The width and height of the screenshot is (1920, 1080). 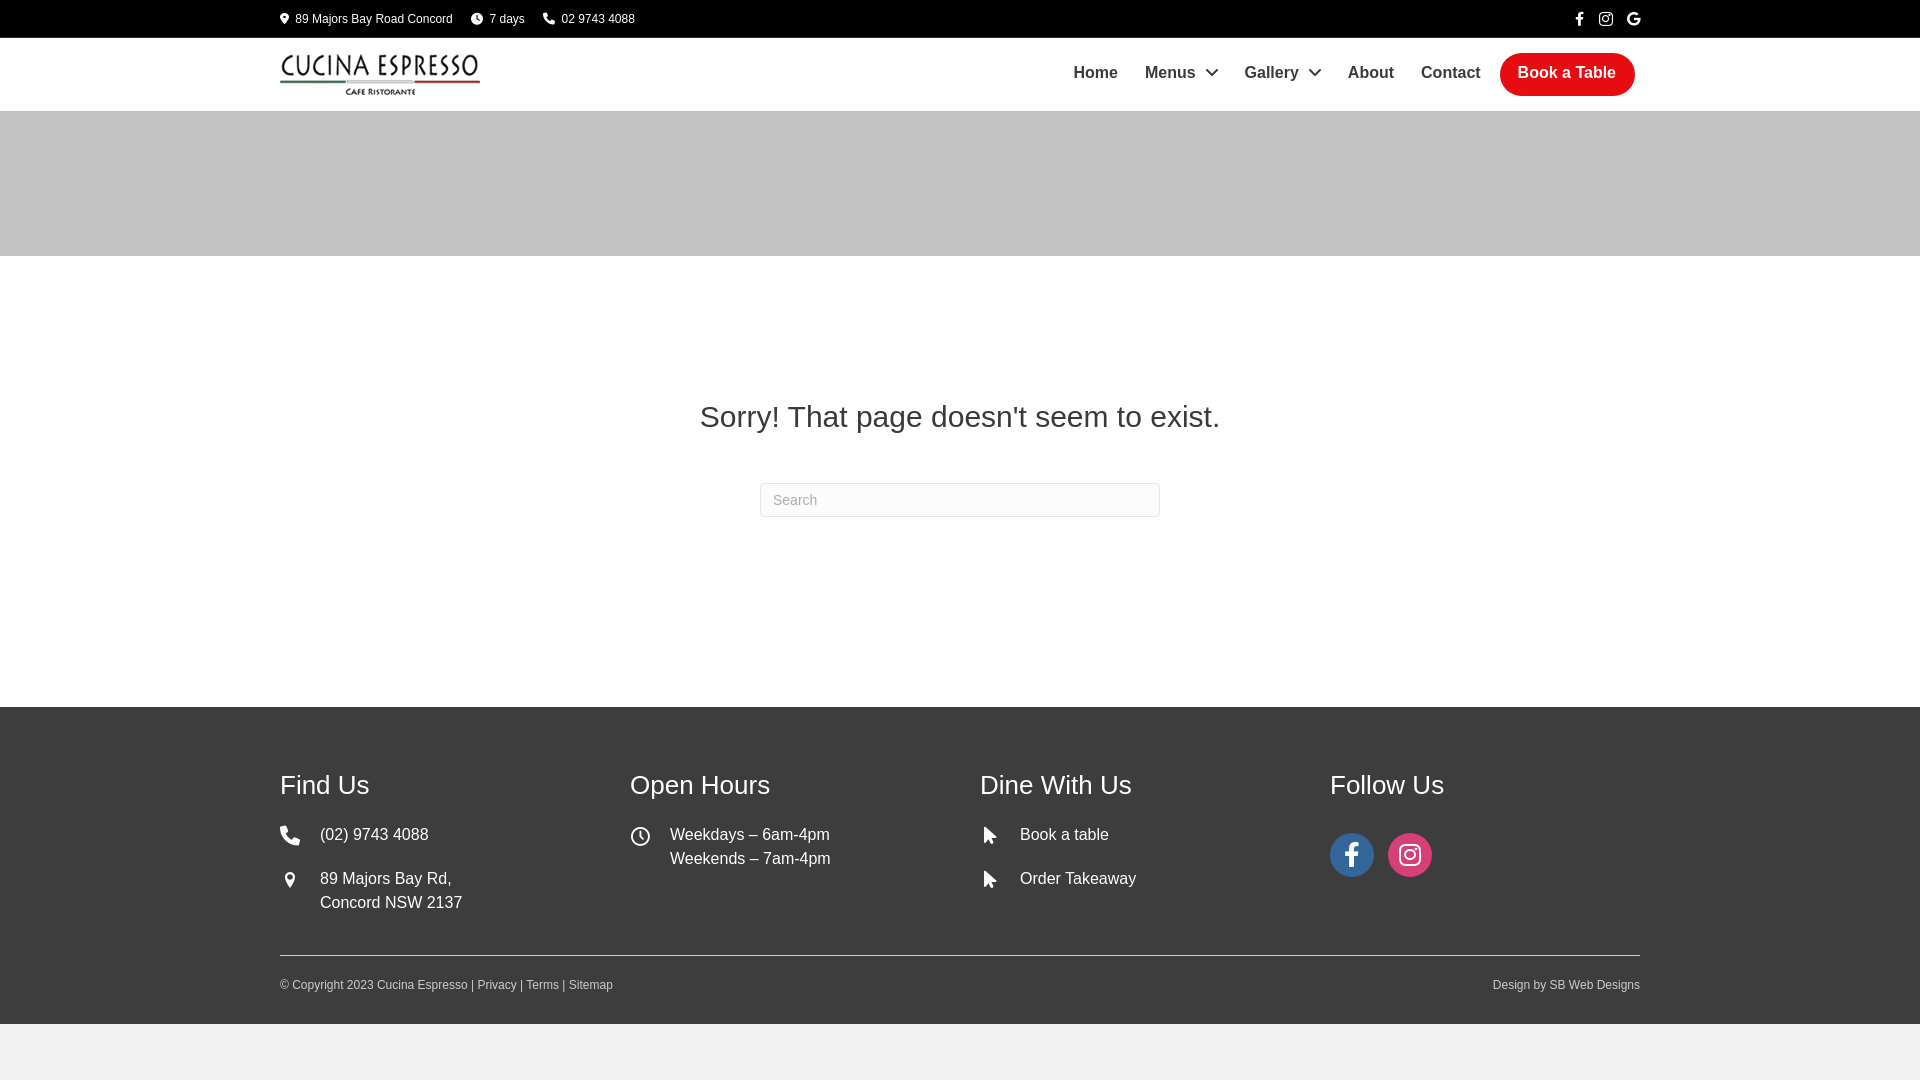 I want to click on '89 Majors Bay Road Concord', so click(x=373, y=19).